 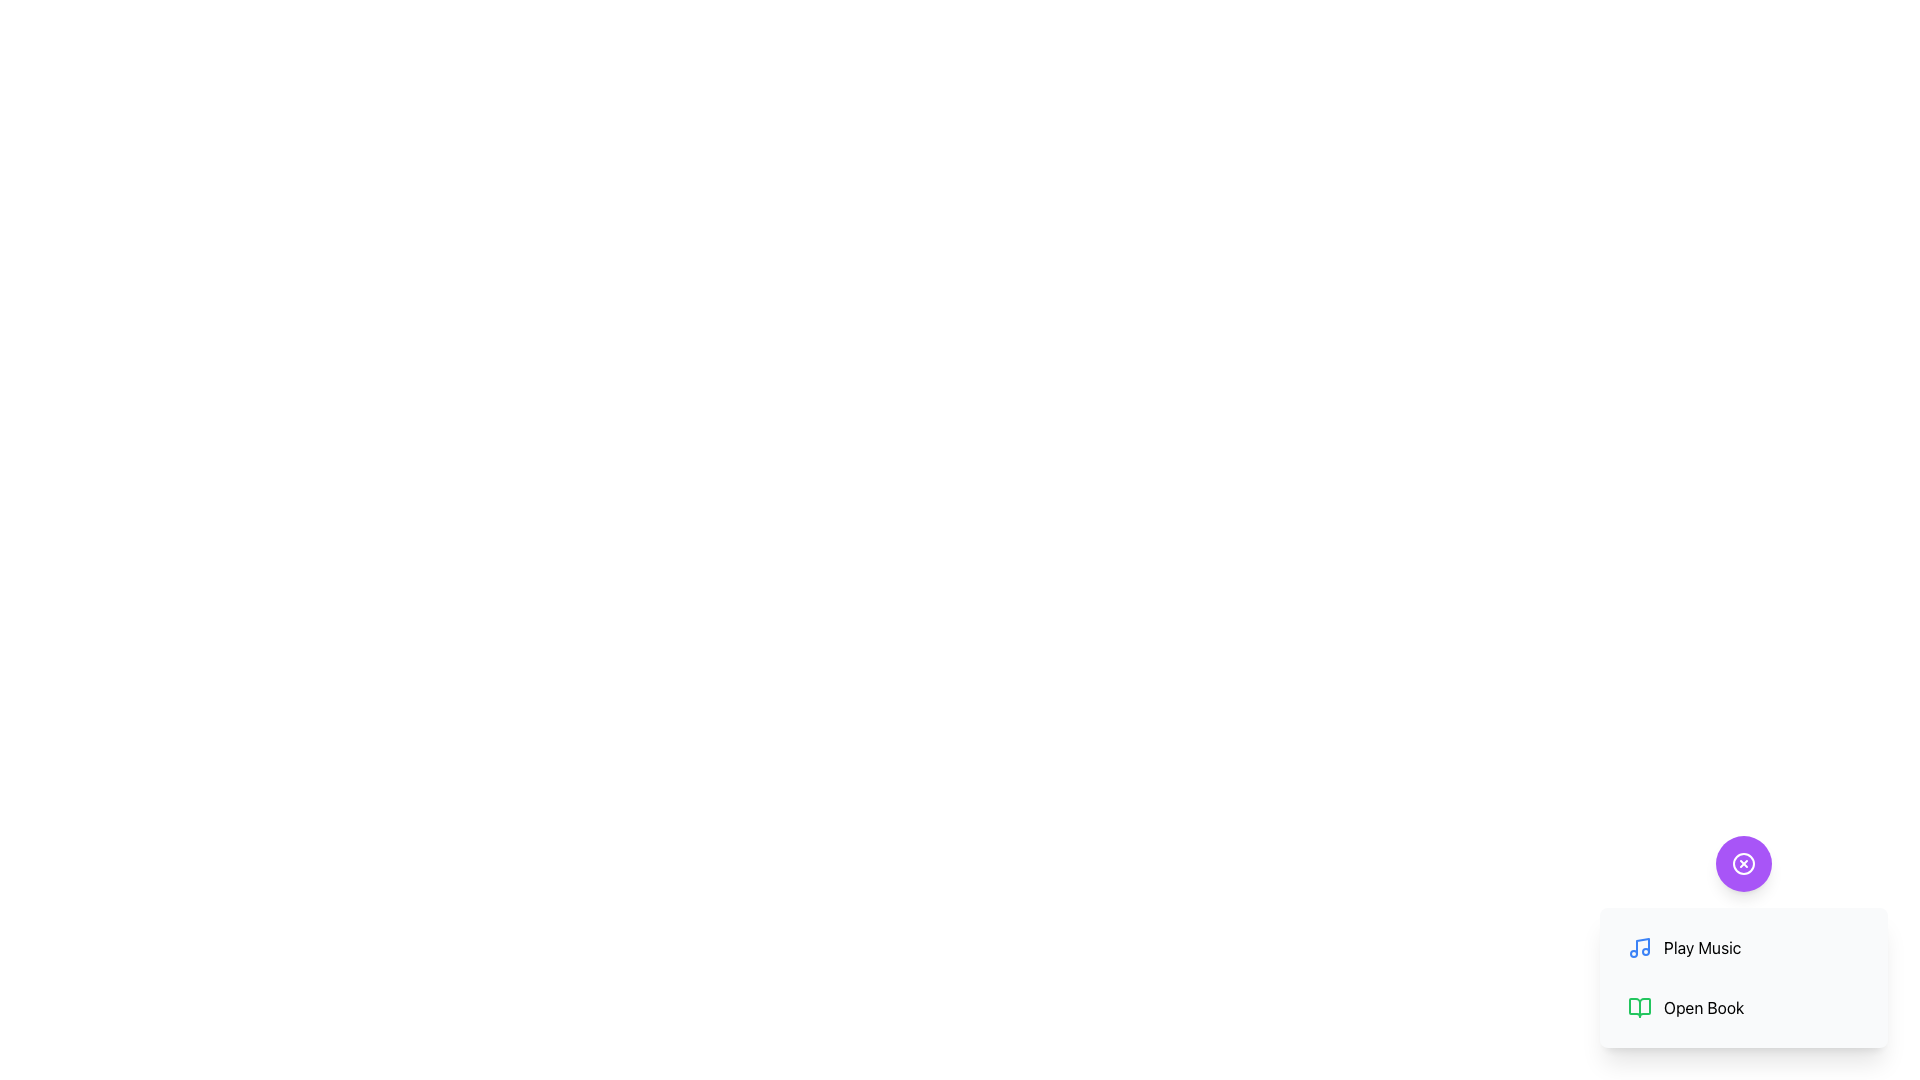 What do you see at coordinates (1742, 863) in the screenshot?
I see `the Graphical decorative circle icon located at the upper-right corner of the floating action menu` at bounding box center [1742, 863].